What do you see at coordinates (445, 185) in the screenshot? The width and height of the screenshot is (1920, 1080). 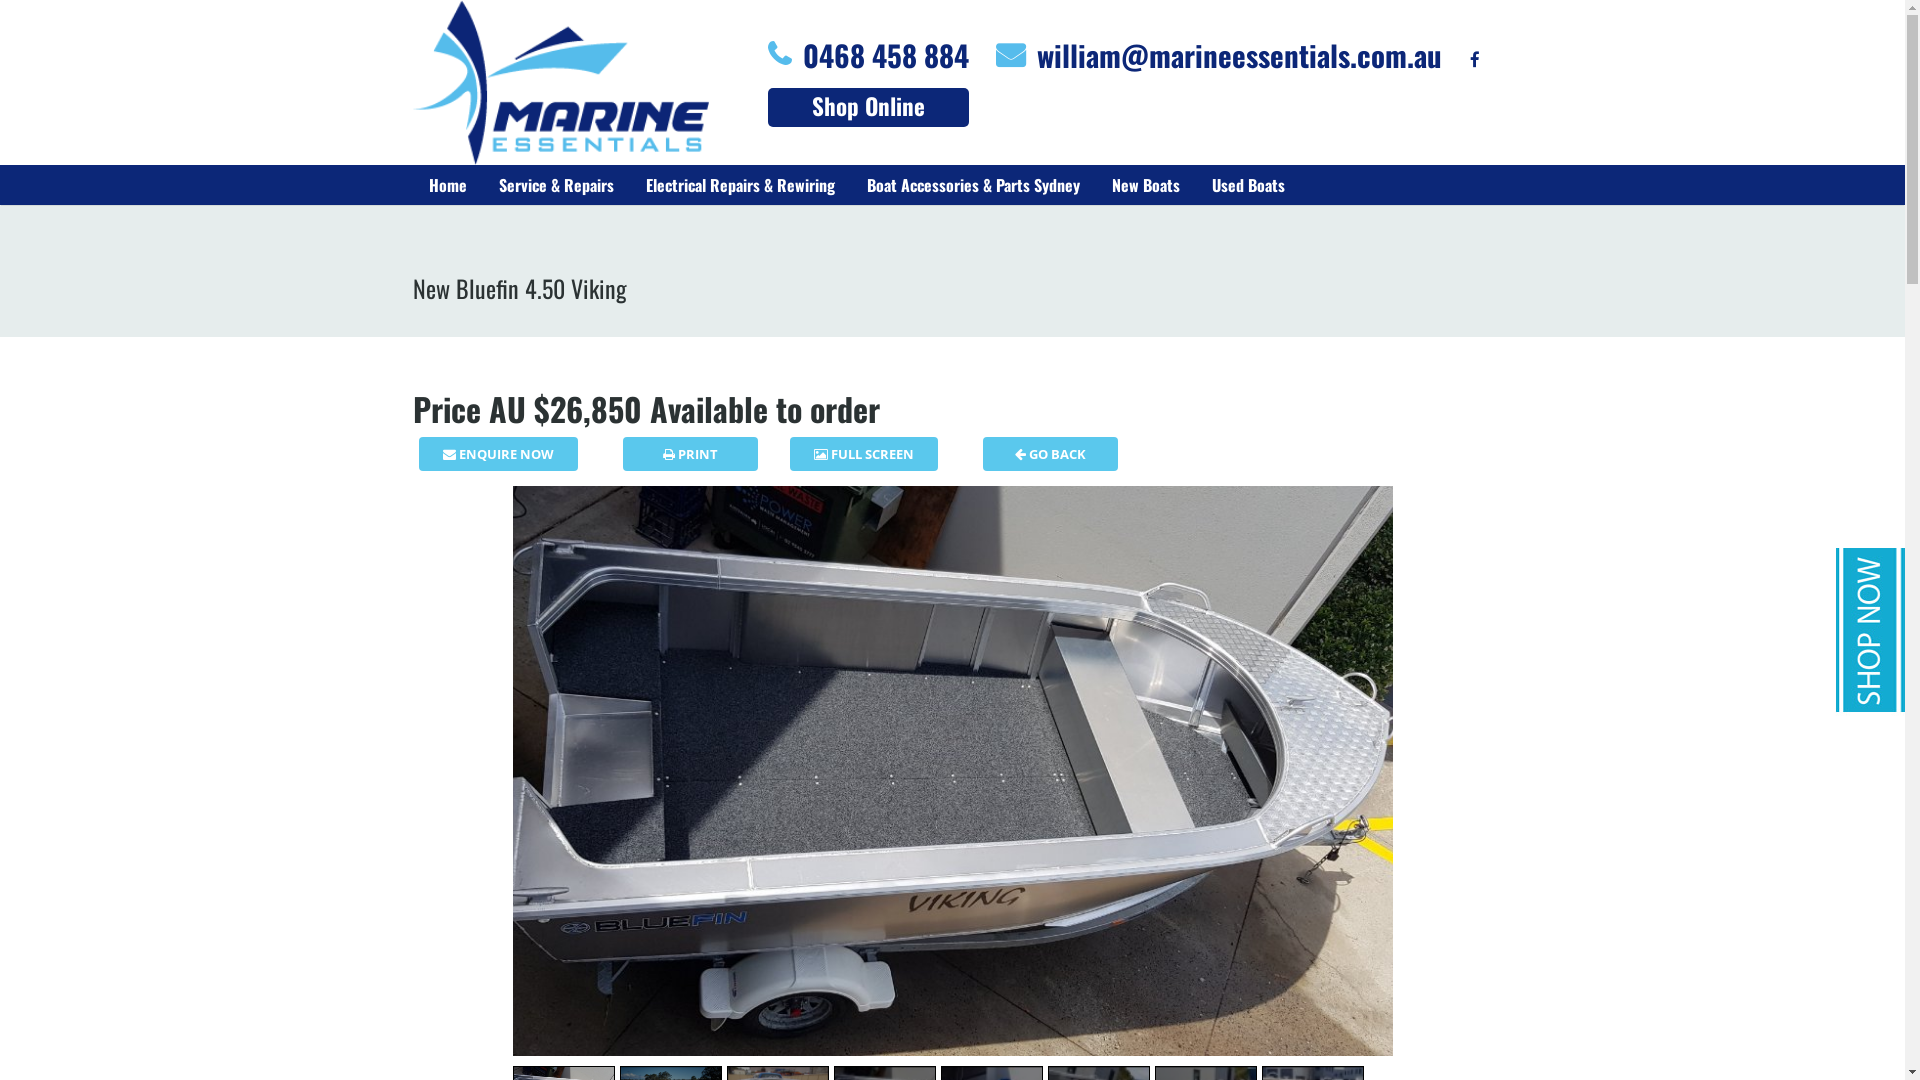 I see `'Home'` at bounding box center [445, 185].